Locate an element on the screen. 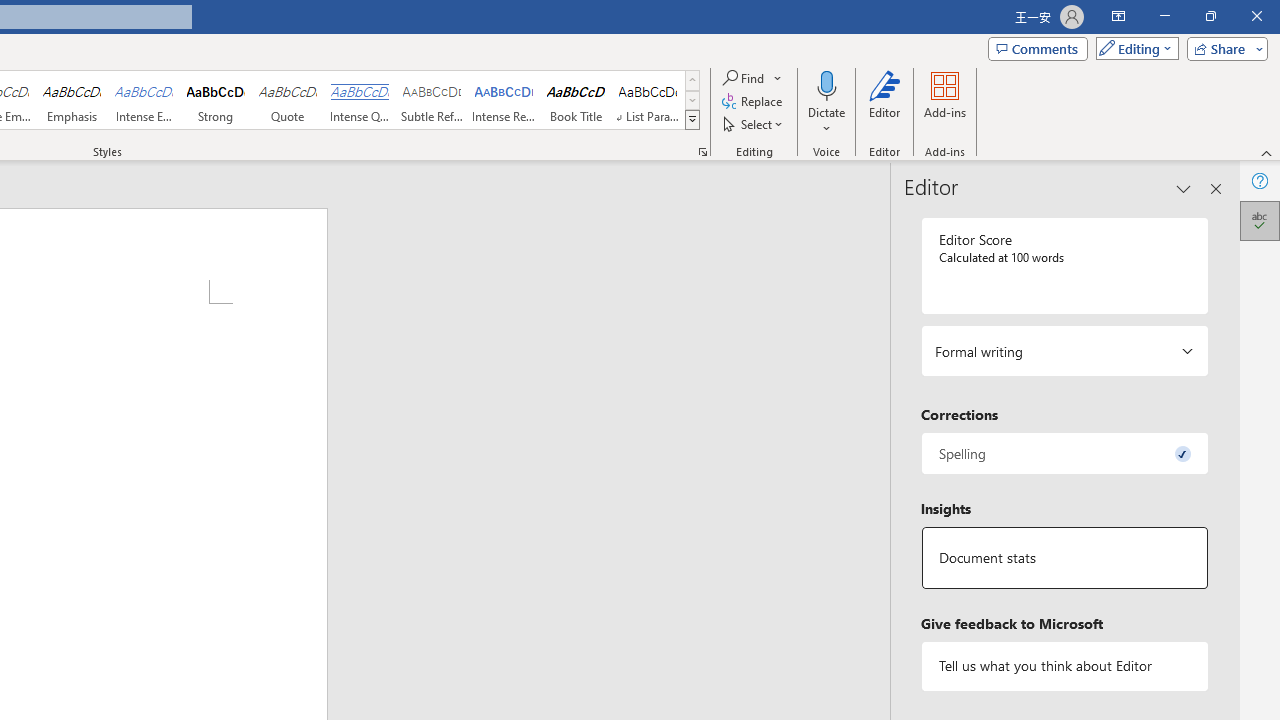 The width and height of the screenshot is (1280, 720). 'Intense Reference' is located at coordinates (504, 100).